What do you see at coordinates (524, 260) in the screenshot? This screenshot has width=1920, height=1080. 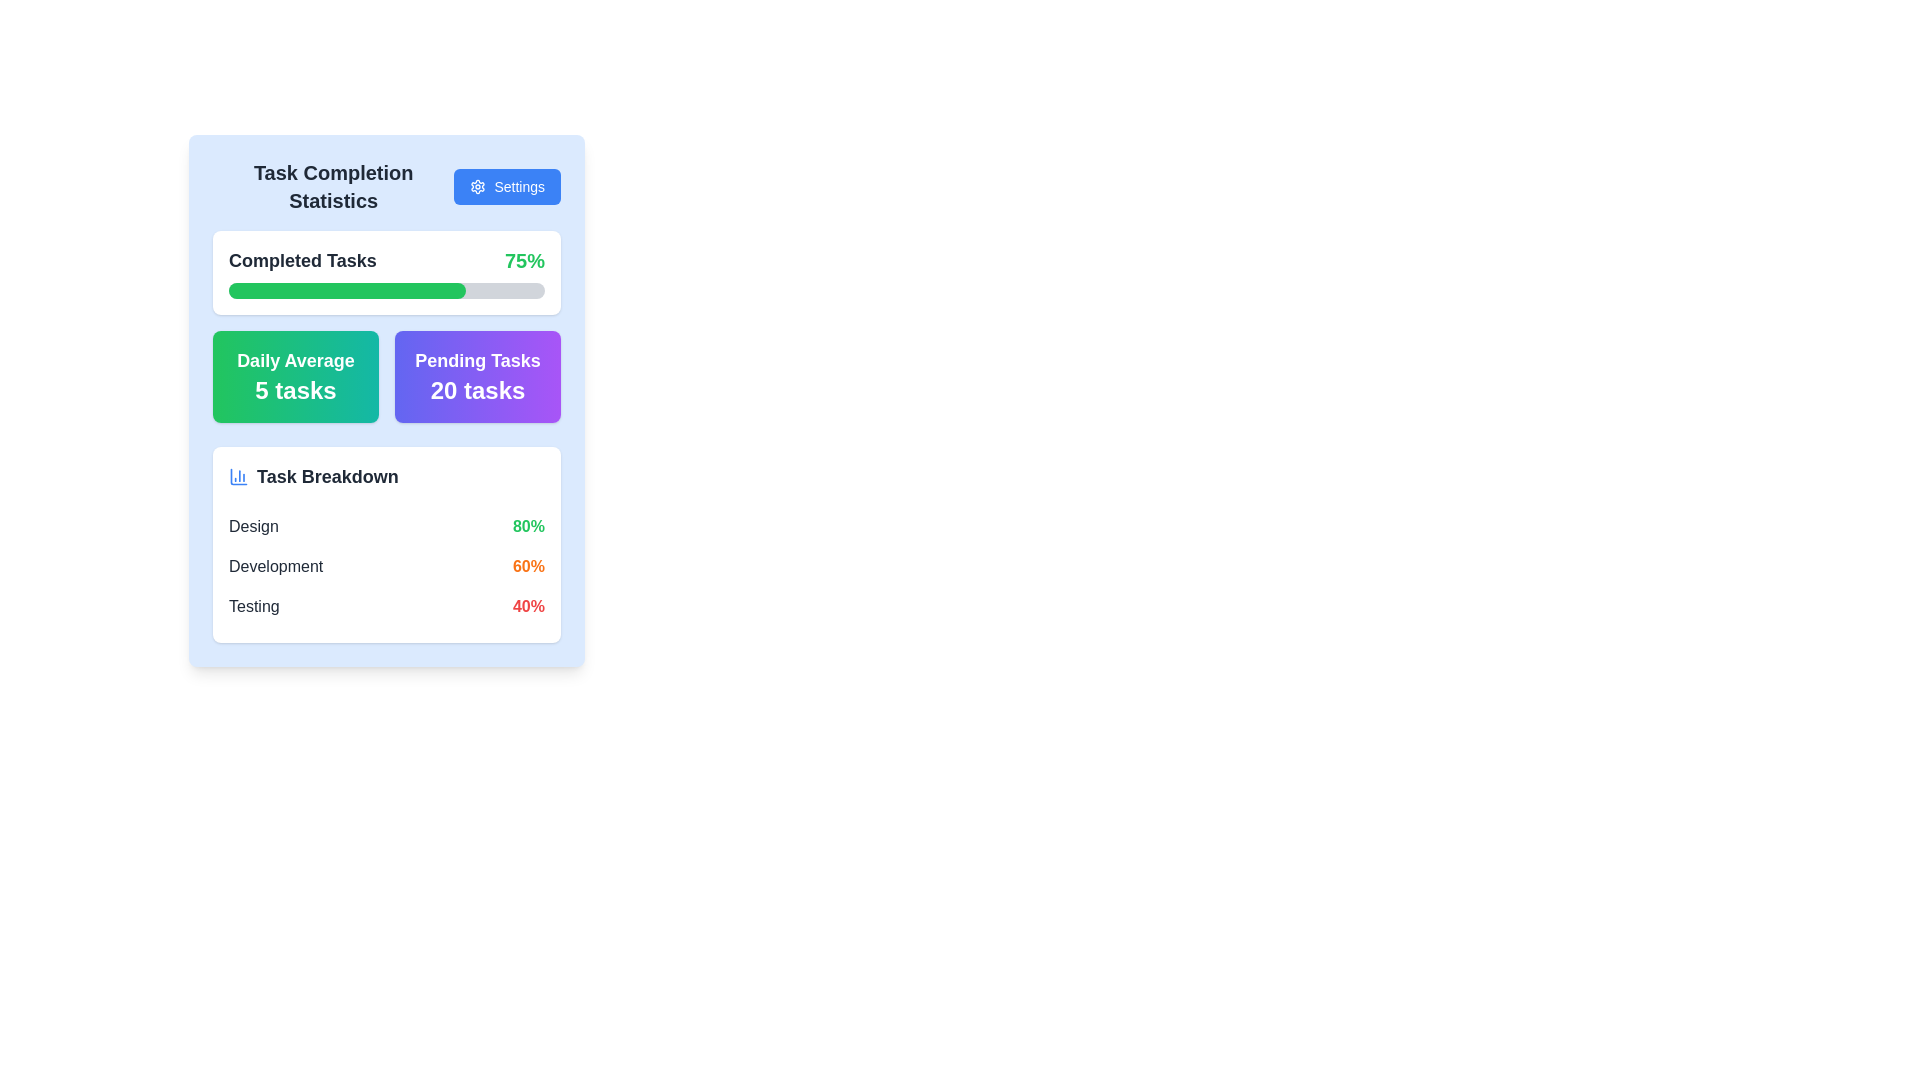 I see `the text display that represents the completion percentage of the task group, located in the top-right corner of the 'Completed Tasks' section, following the text 'Completed Tasks.'` at bounding box center [524, 260].